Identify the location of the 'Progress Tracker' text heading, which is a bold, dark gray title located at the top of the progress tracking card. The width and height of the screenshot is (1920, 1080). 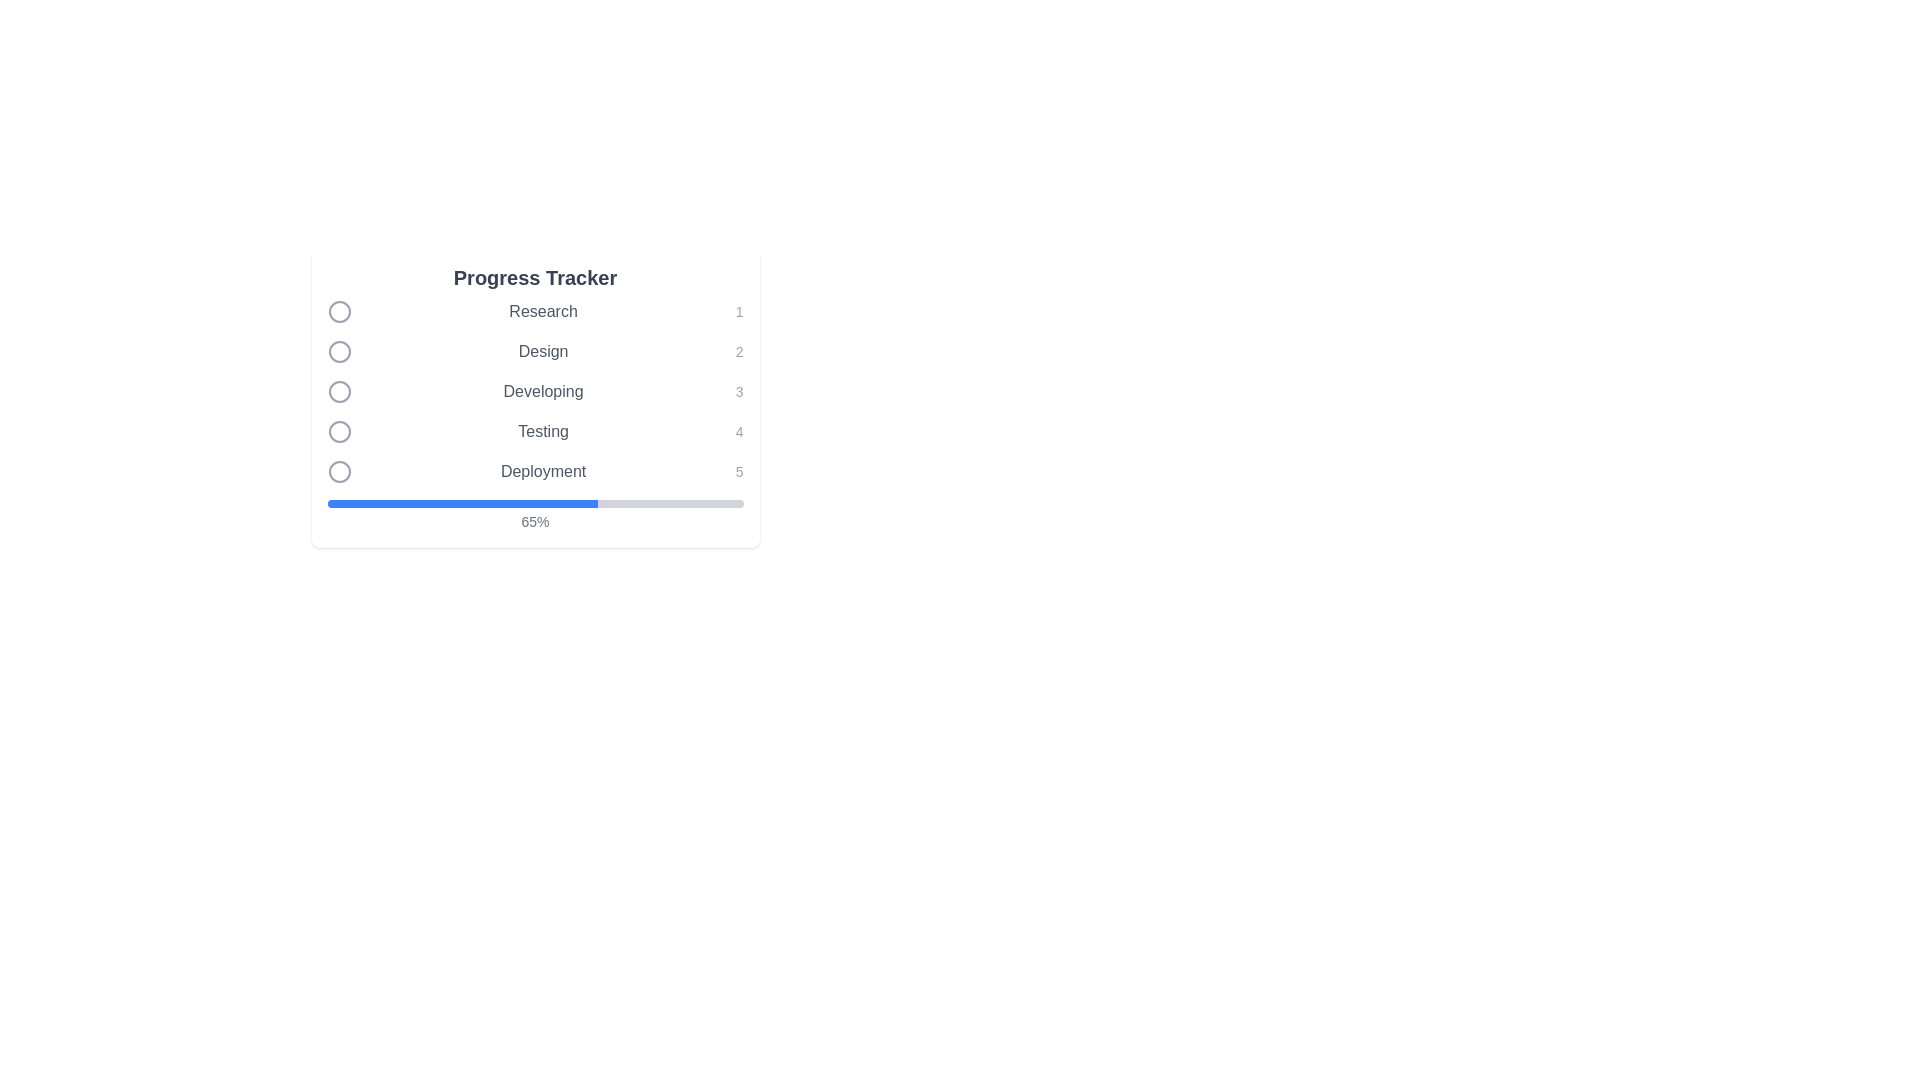
(535, 277).